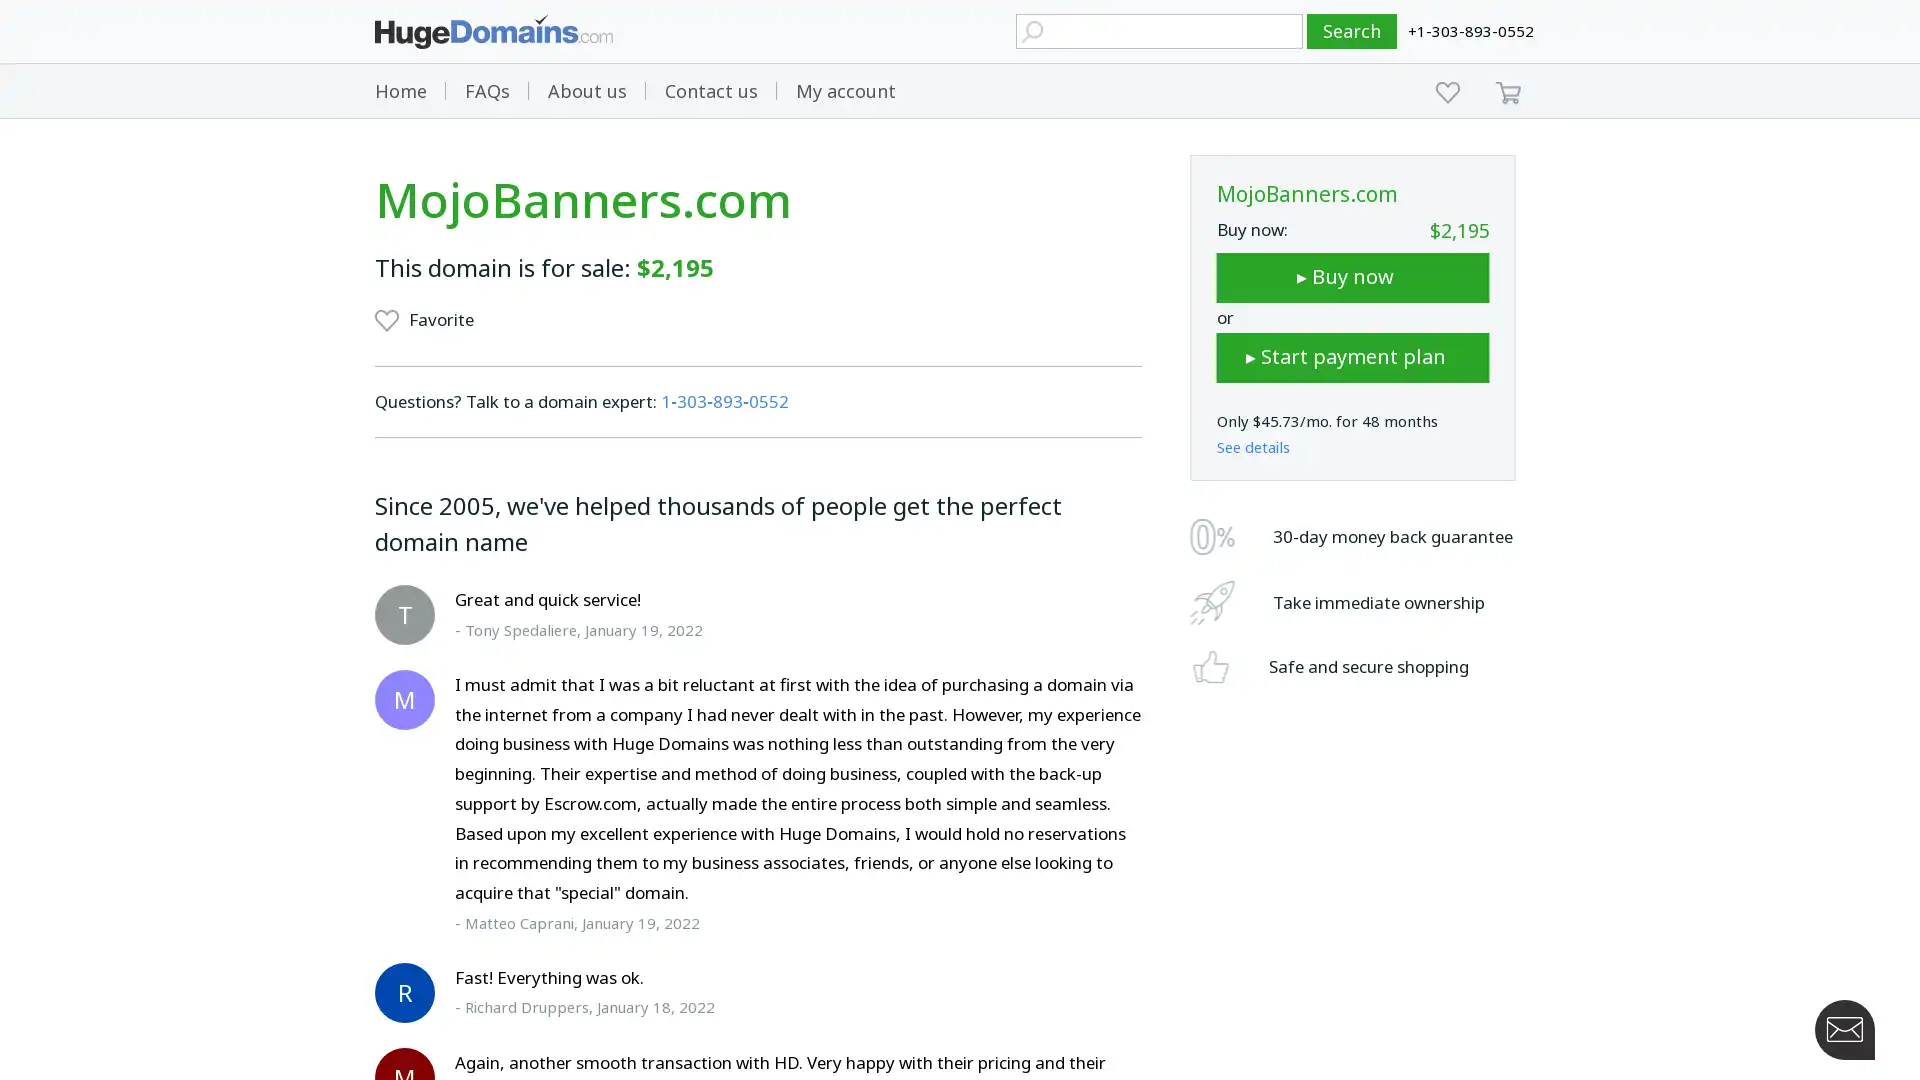 This screenshot has width=1920, height=1080. I want to click on Search, so click(1352, 31).